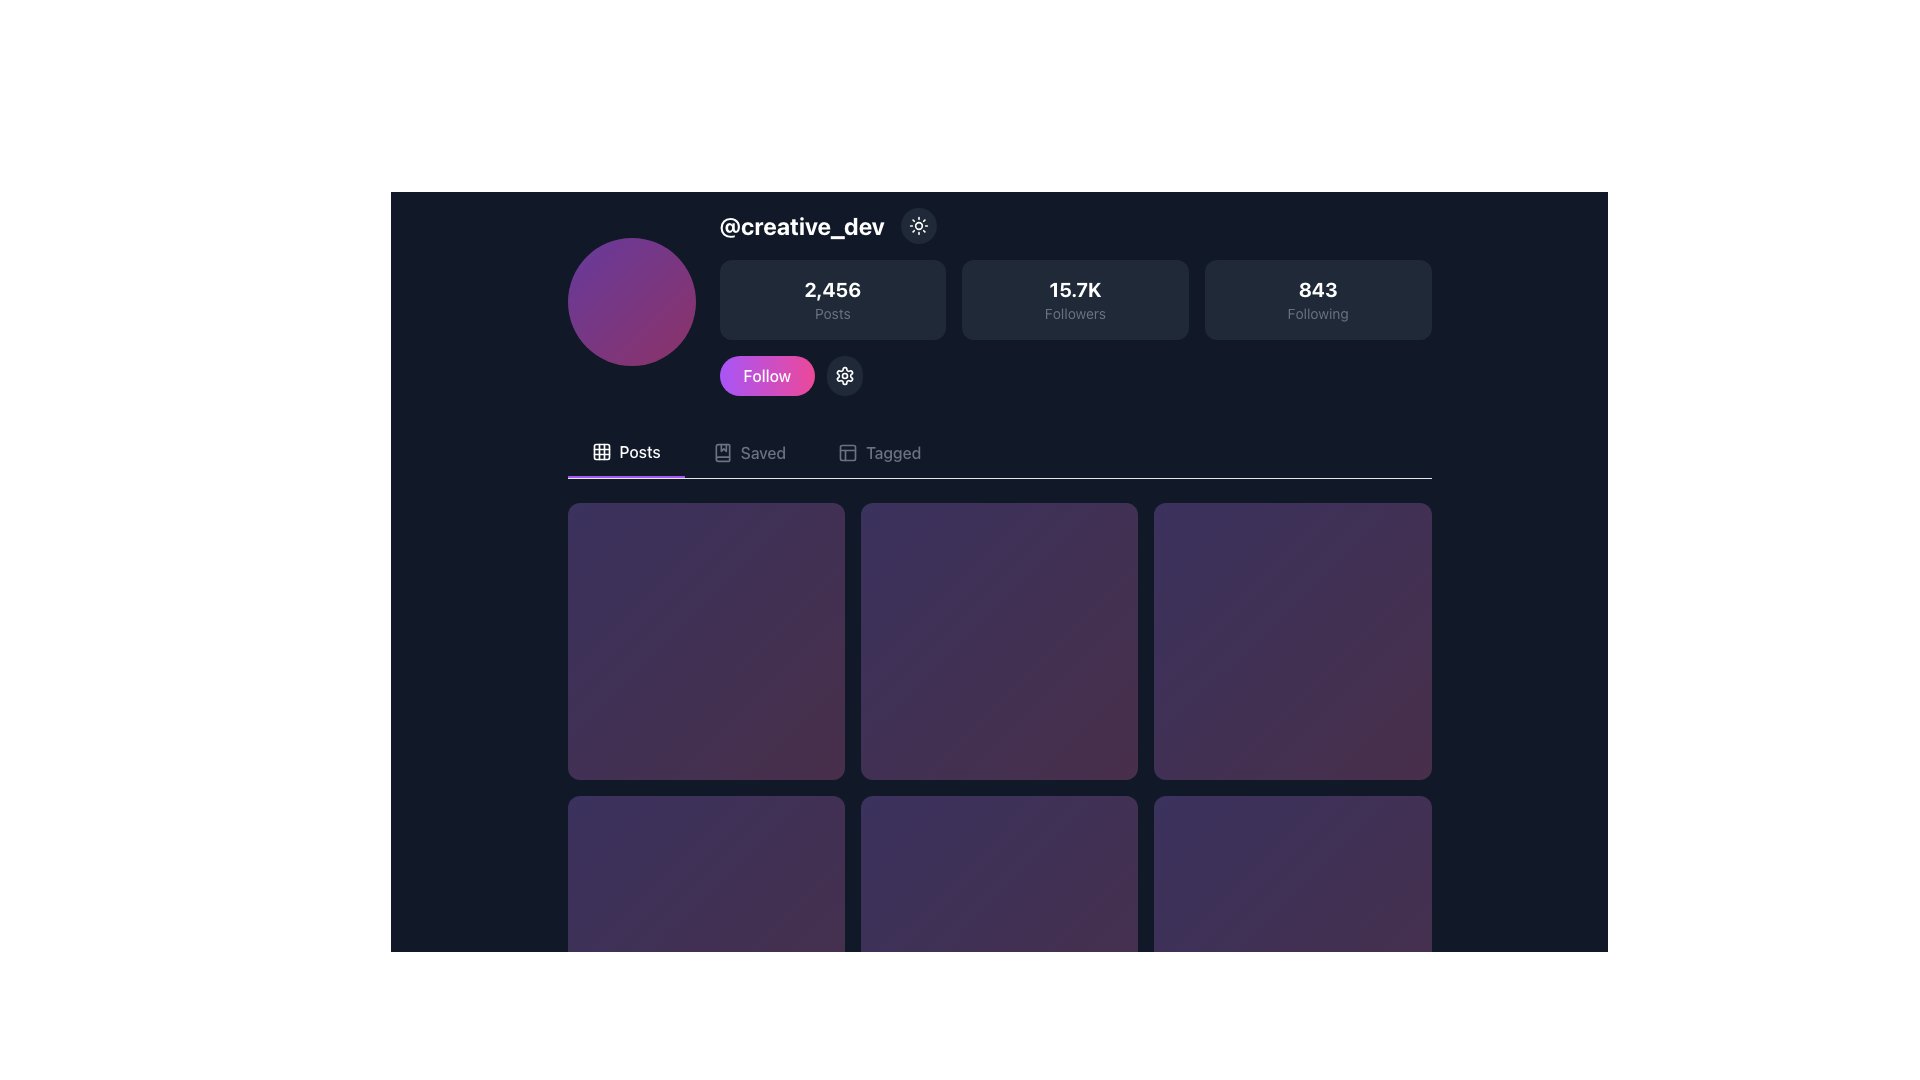 This screenshot has height=1080, width=1920. What do you see at coordinates (1318, 313) in the screenshot?
I see `label 'Following' located at the bottom of the '843' count in the social metrics section` at bounding box center [1318, 313].